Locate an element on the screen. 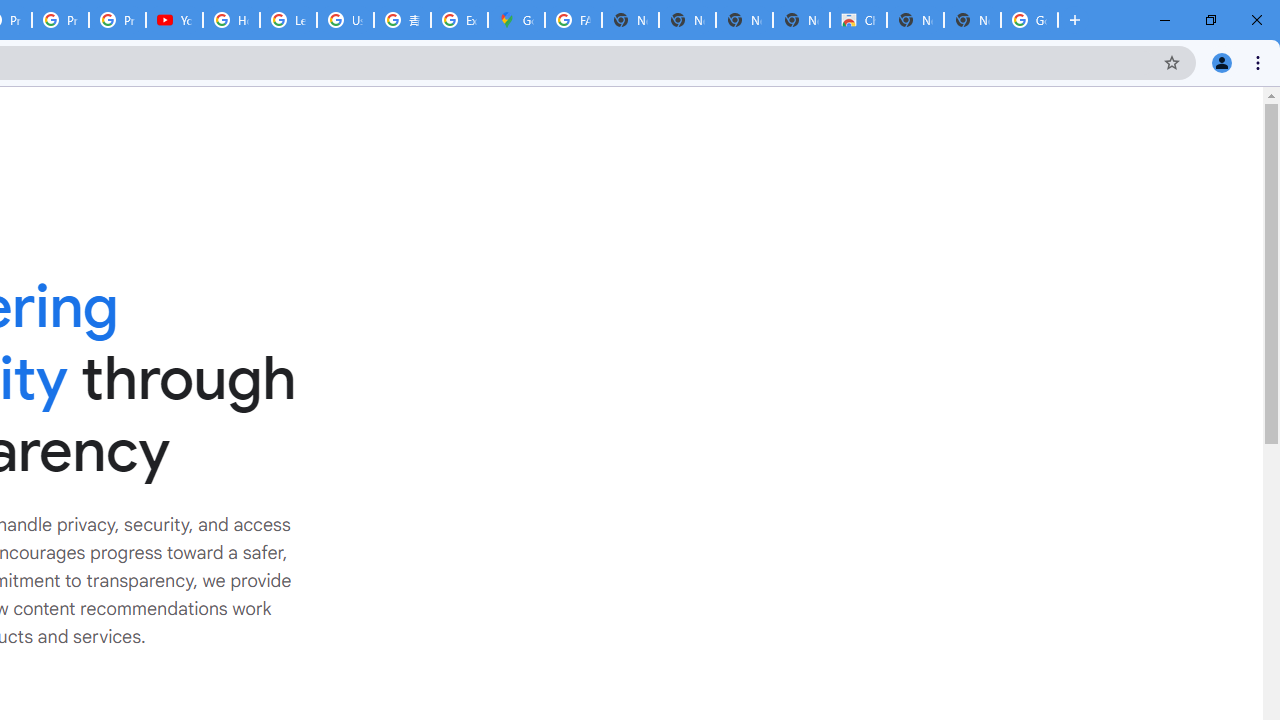  'Google Images' is located at coordinates (1029, 20).